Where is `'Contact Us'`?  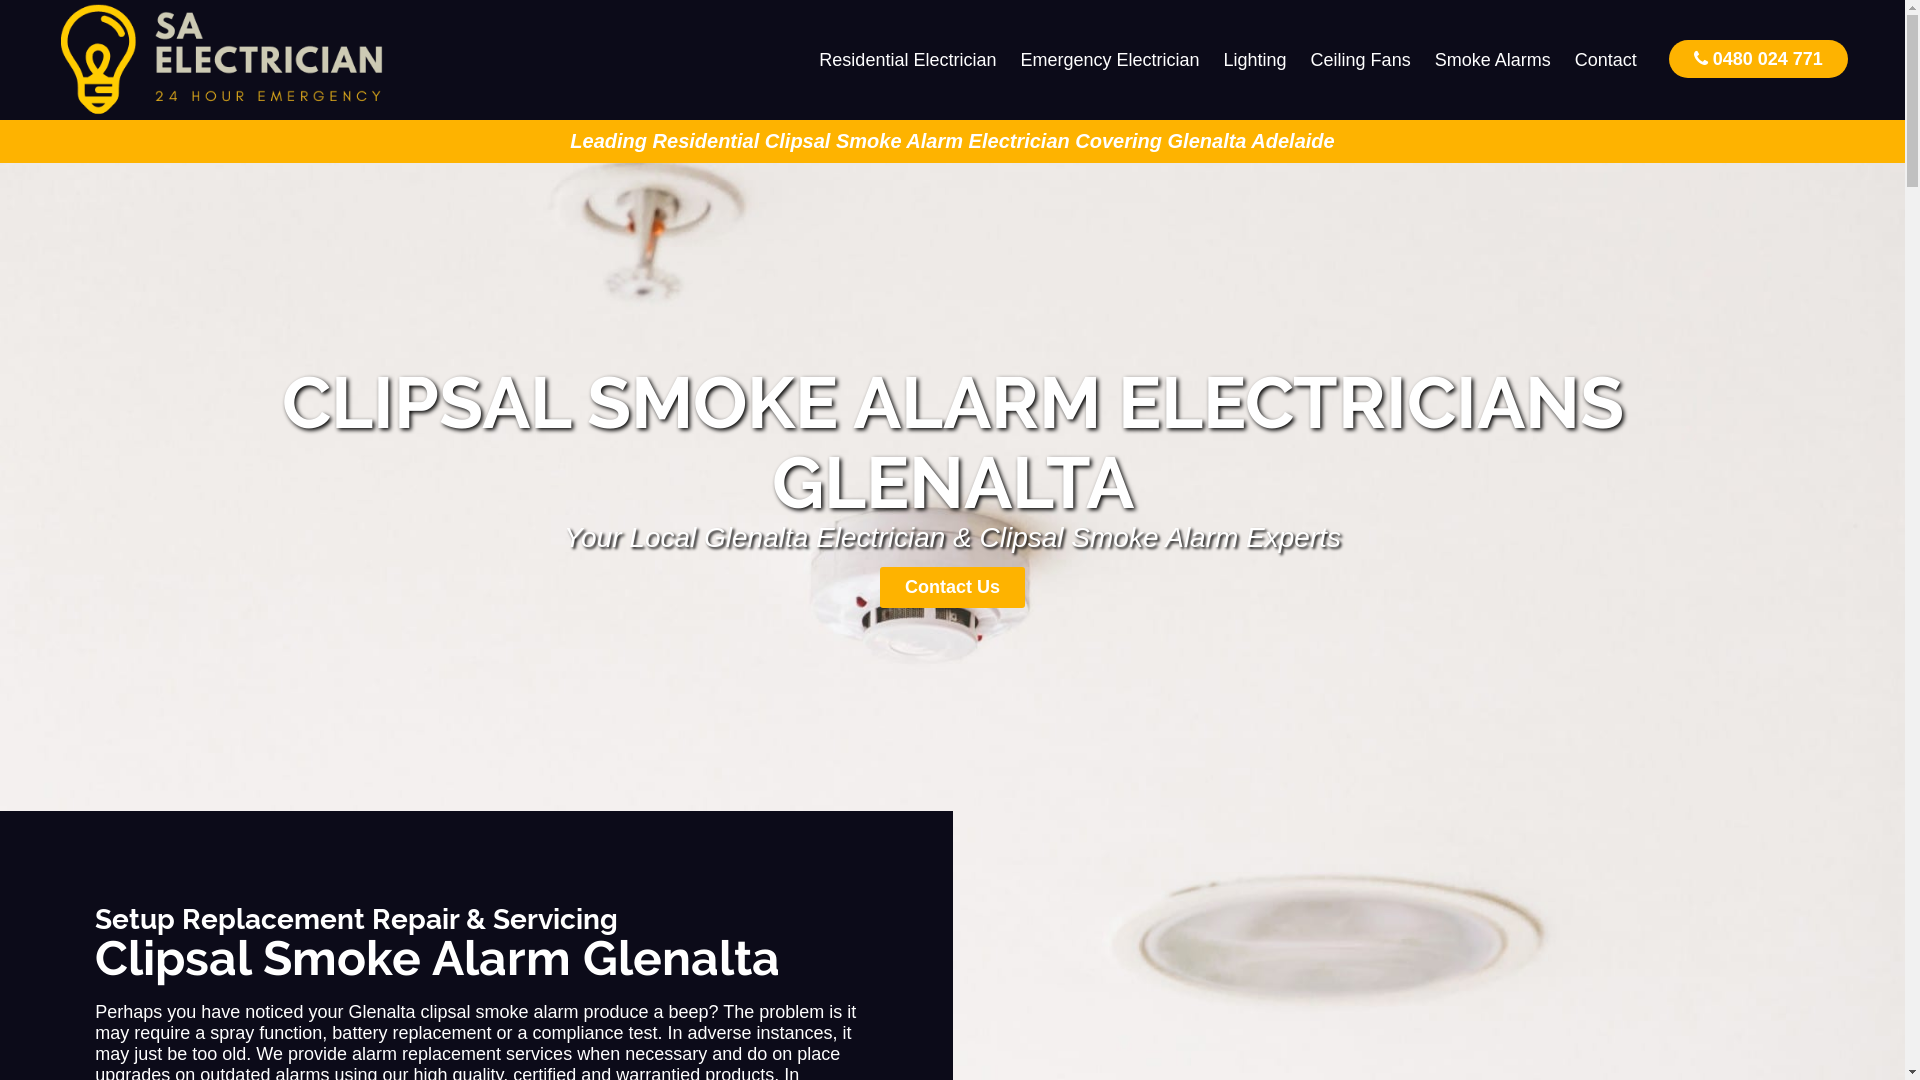
'Contact Us' is located at coordinates (951, 586).